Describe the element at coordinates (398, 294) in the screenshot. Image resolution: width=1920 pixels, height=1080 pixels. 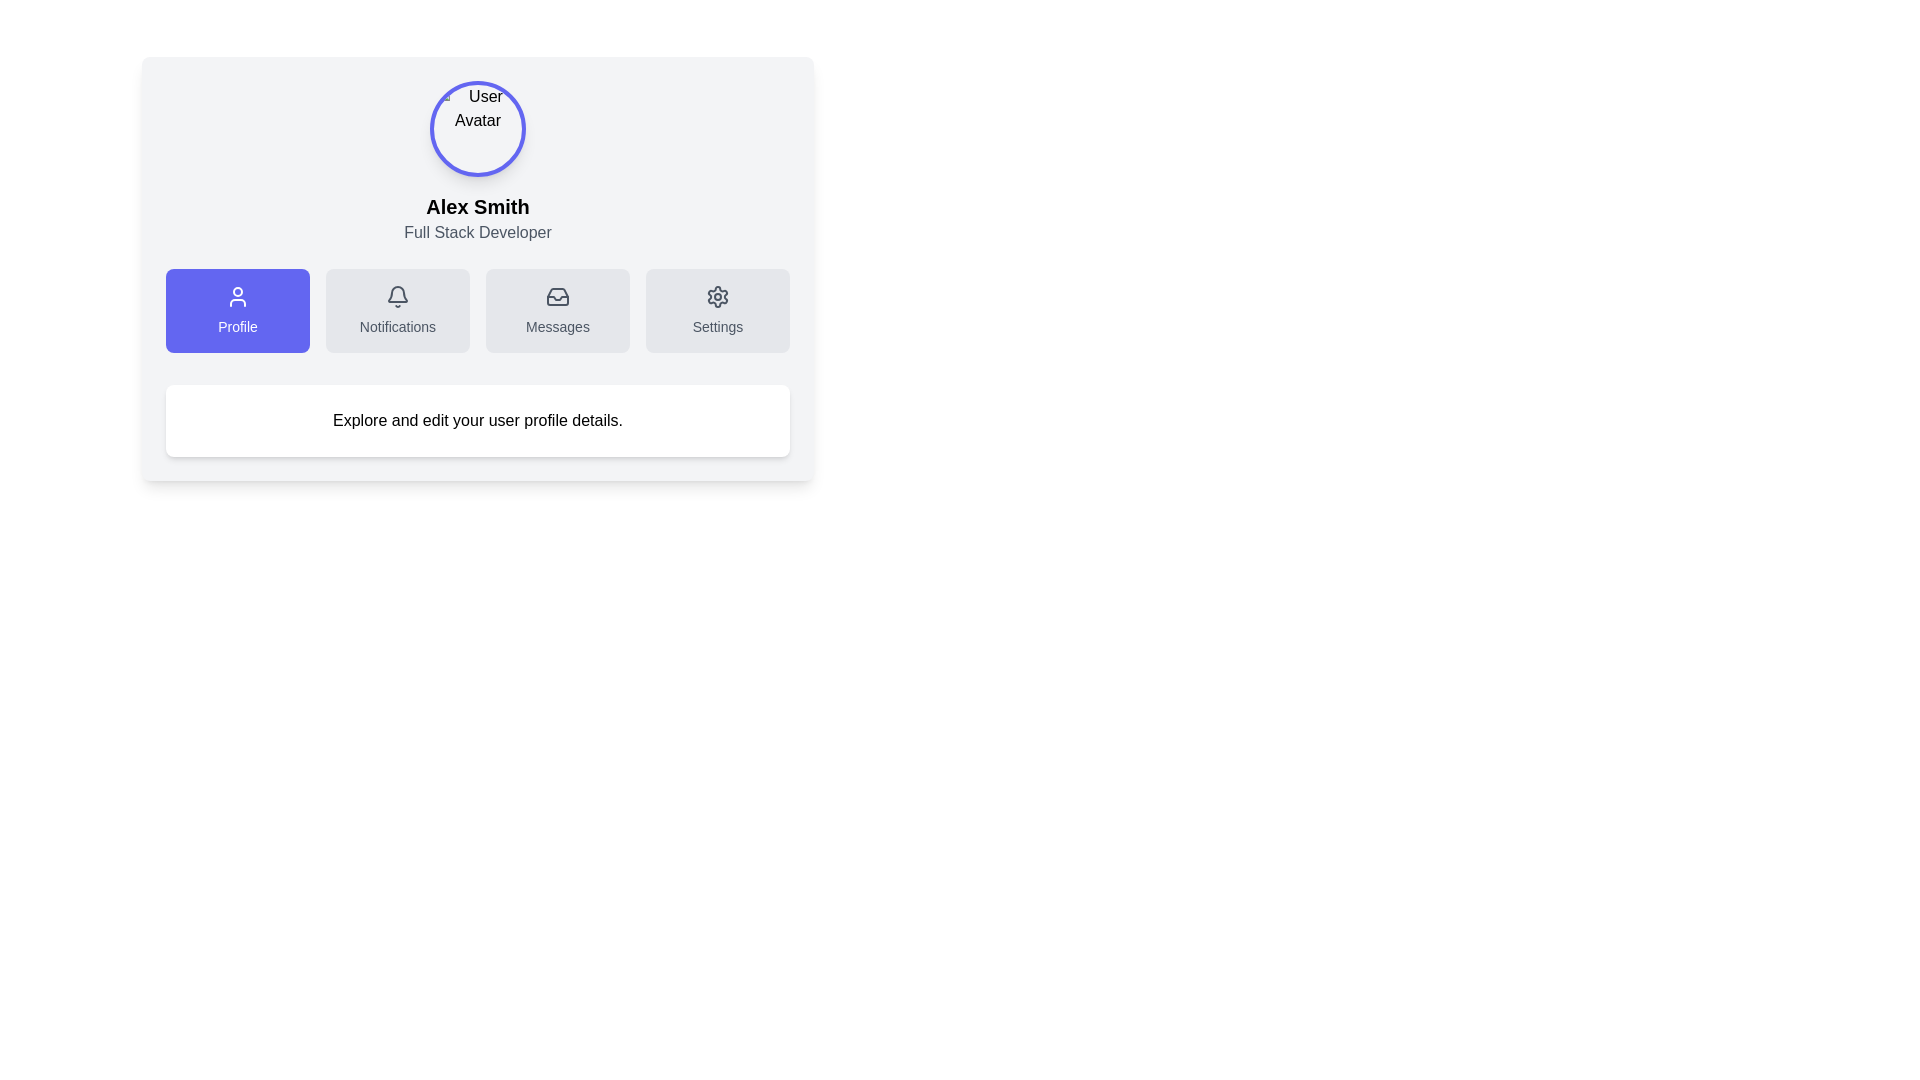
I see `the notifications button icon, which is the second element from the left in the navigation buttons below the user name and avatar` at that location.